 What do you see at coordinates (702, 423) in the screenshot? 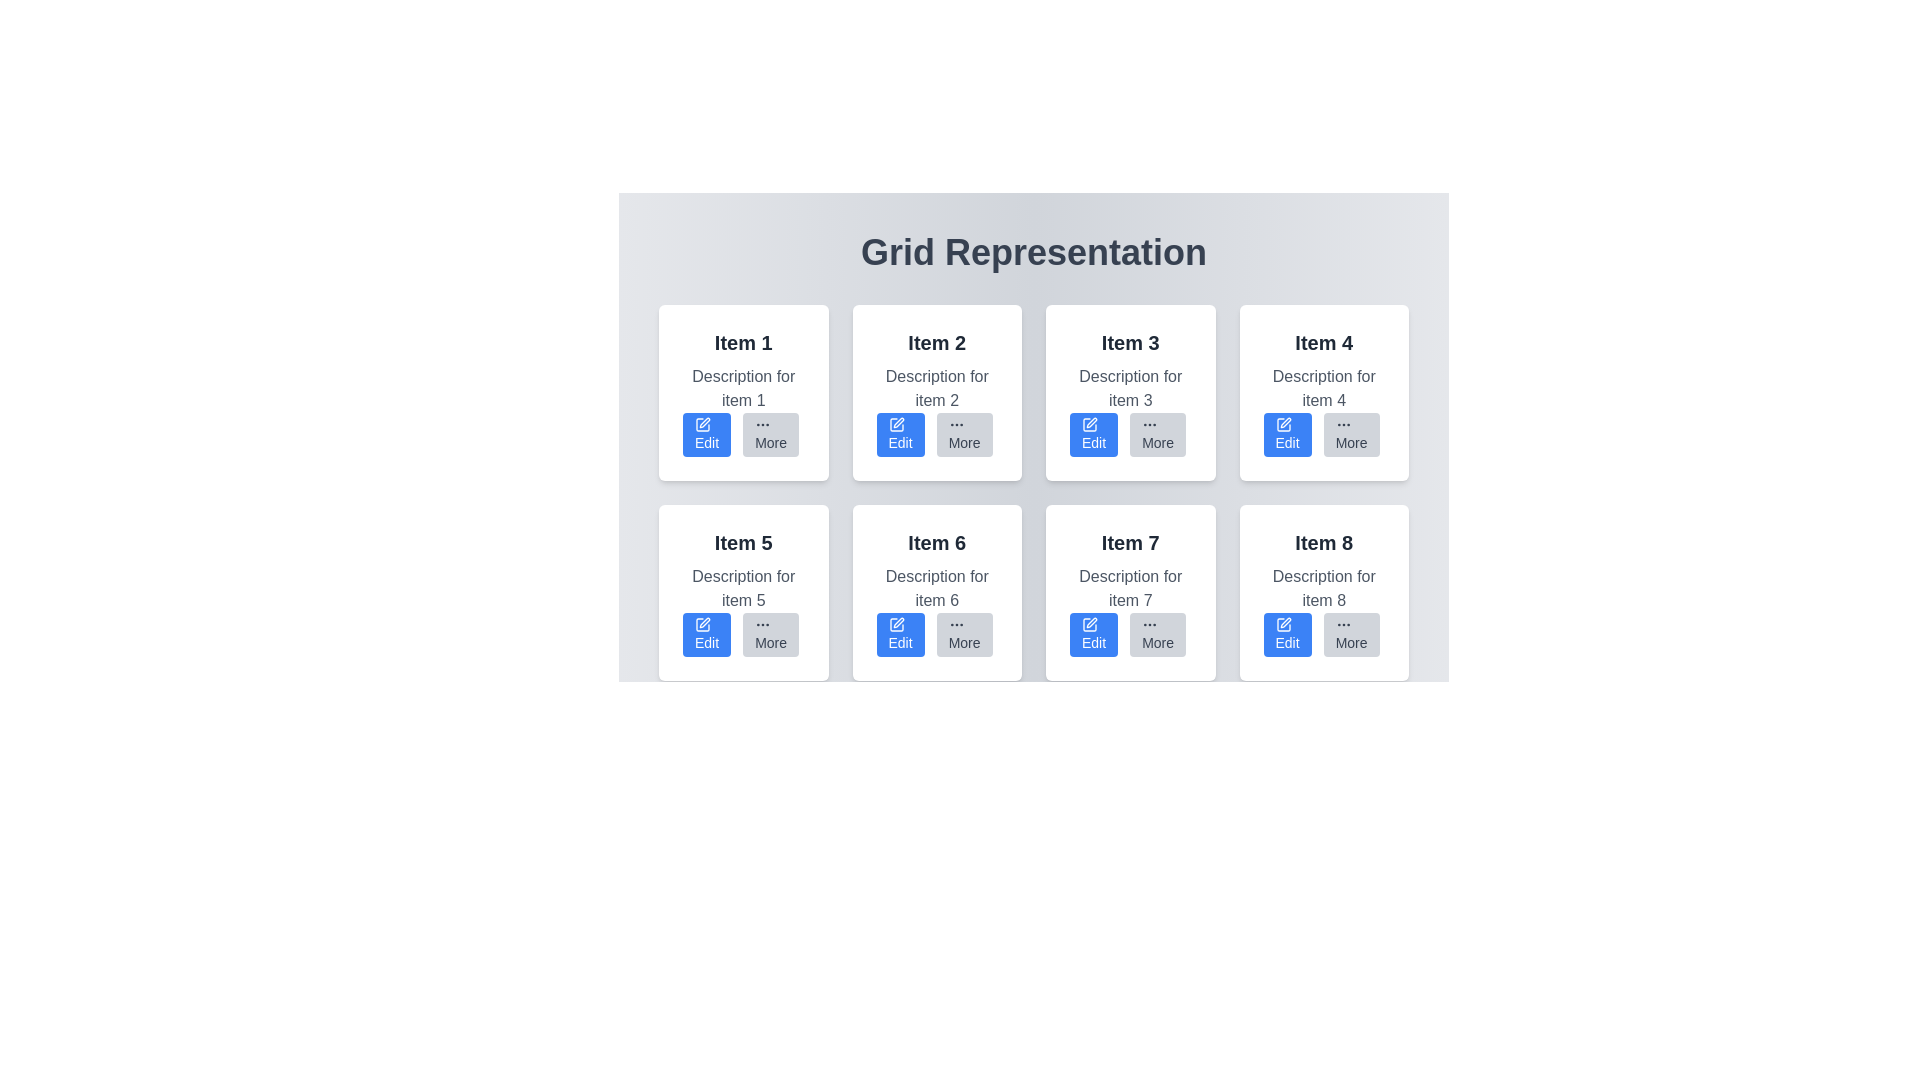
I see `the pen icon inside the blue 'Edit' button located in the card labeled 'Item 1' in the top-left corner of the grid layout` at bounding box center [702, 423].